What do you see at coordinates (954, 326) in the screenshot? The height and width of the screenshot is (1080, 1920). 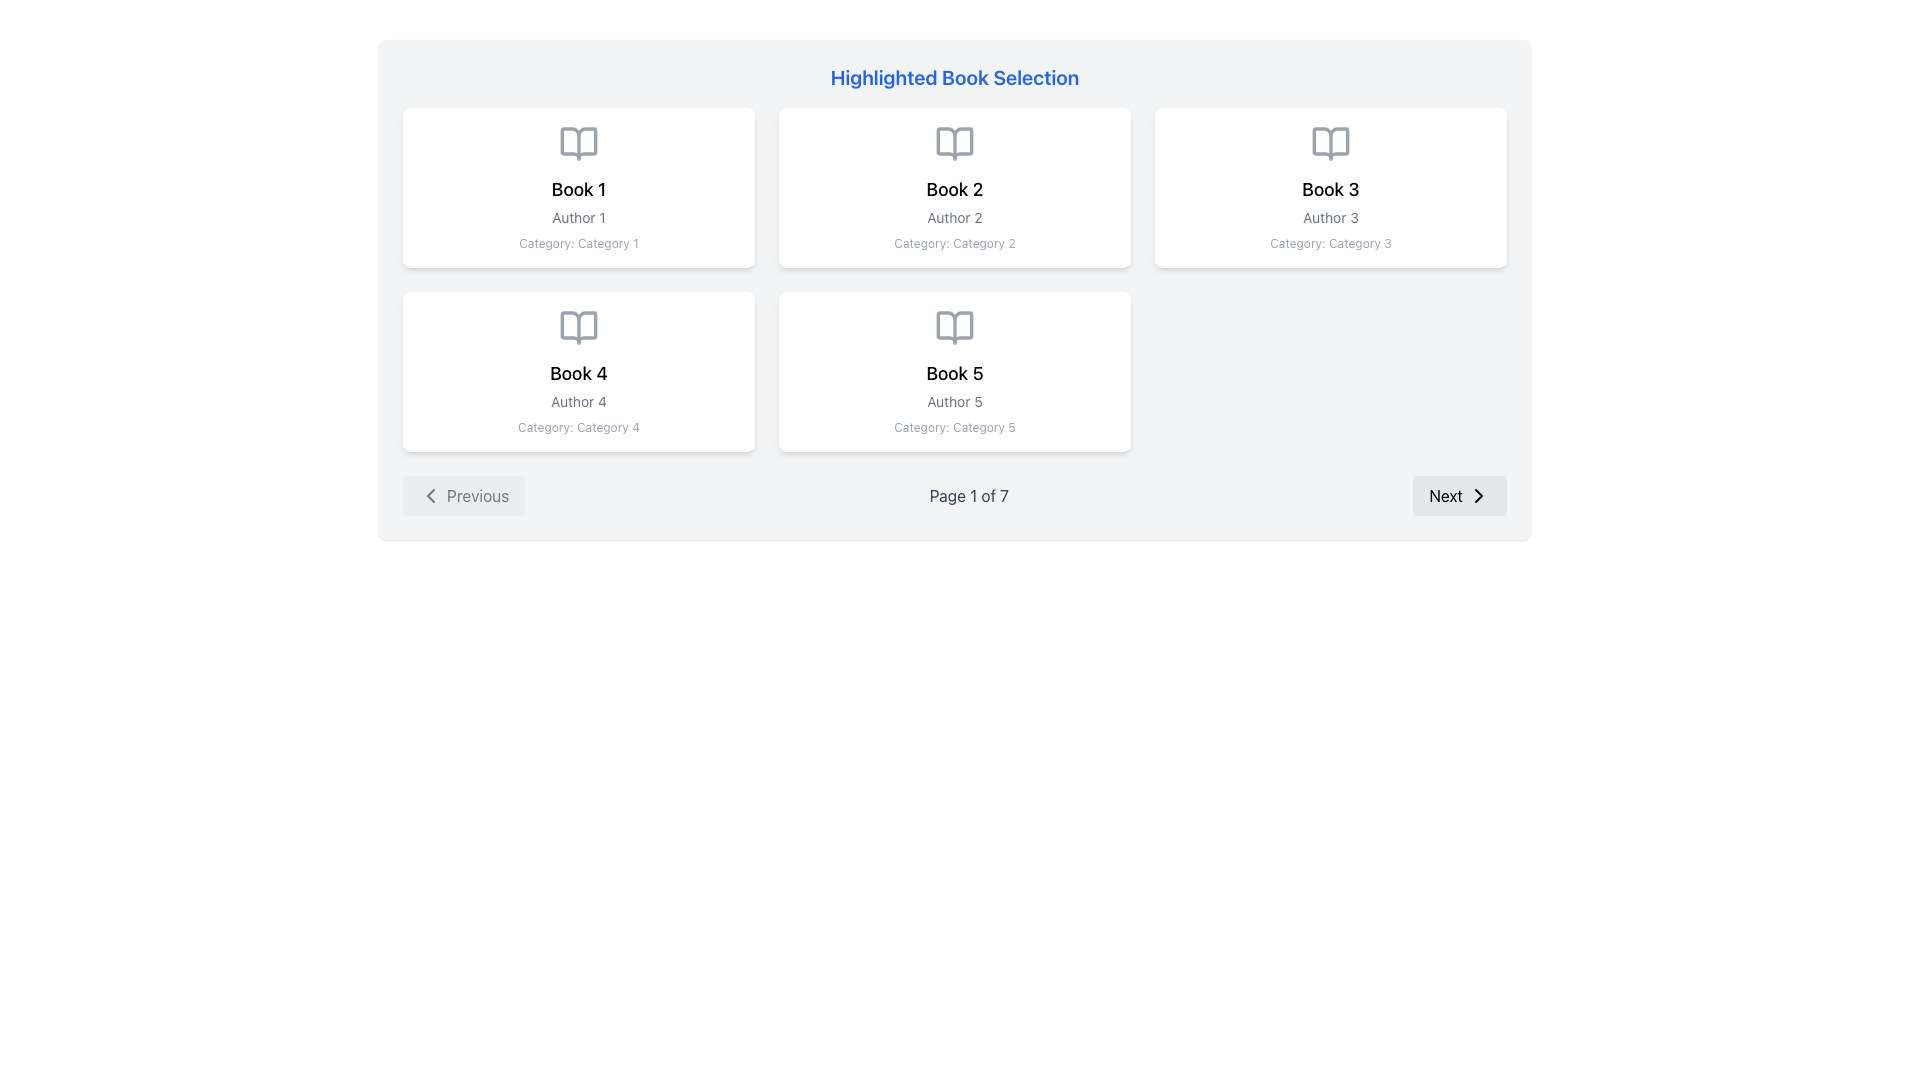 I see `the open book icon styled in gray, located at the top center inside the white card labeled 'Book 5'` at bounding box center [954, 326].